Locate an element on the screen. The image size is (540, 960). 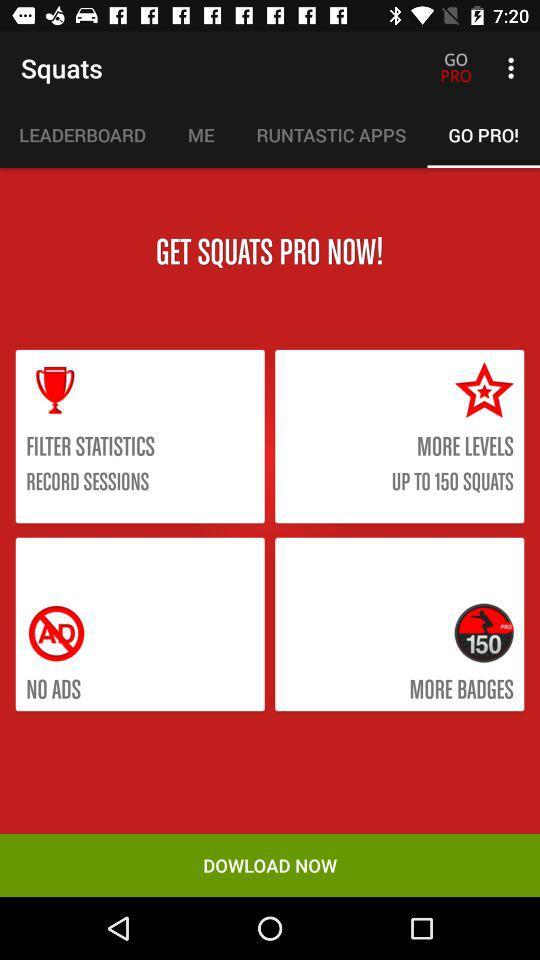
icon next to the runtastic apps is located at coordinates (201, 134).